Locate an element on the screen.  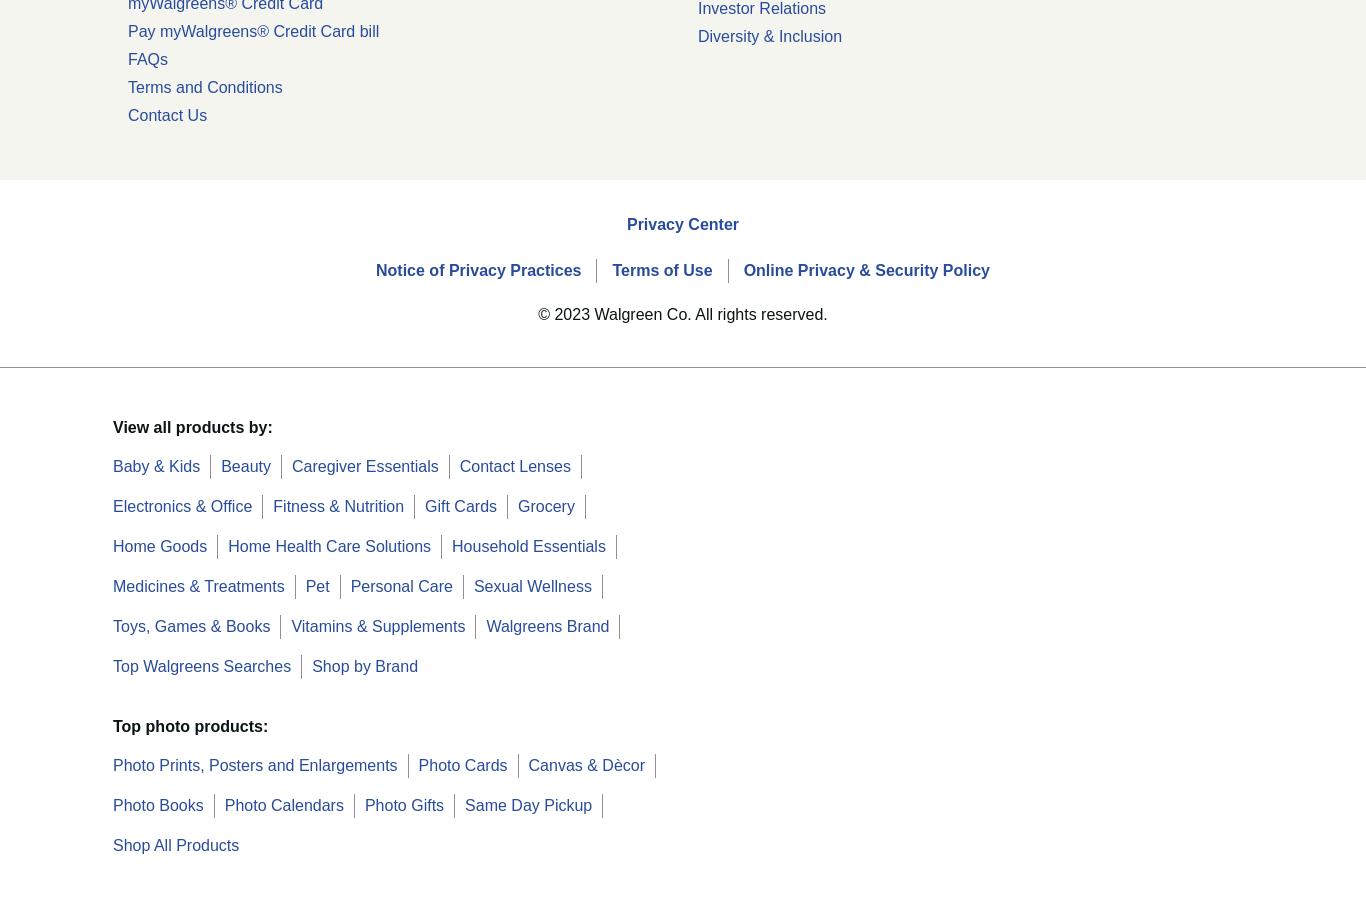
'Baby & Kids' is located at coordinates (155, 464).